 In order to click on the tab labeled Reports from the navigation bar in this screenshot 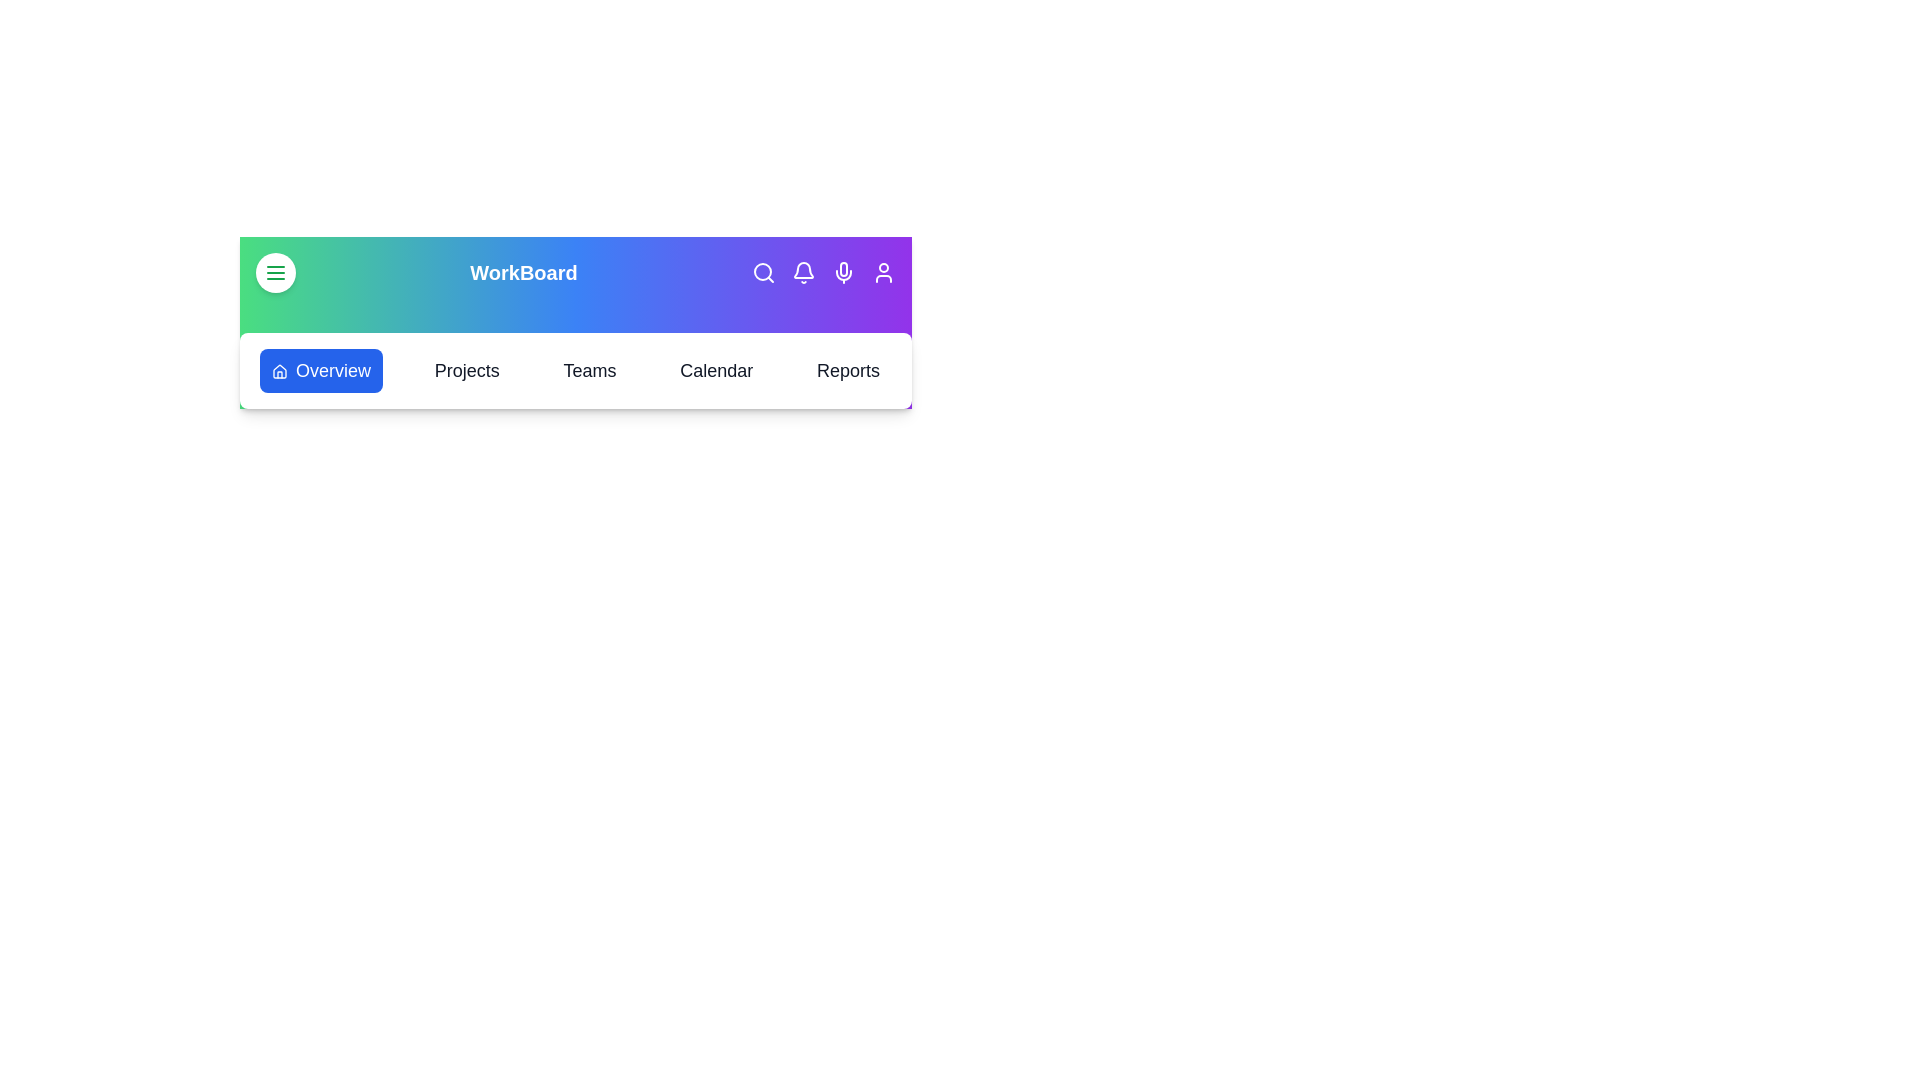, I will do `click(848, 370)`.